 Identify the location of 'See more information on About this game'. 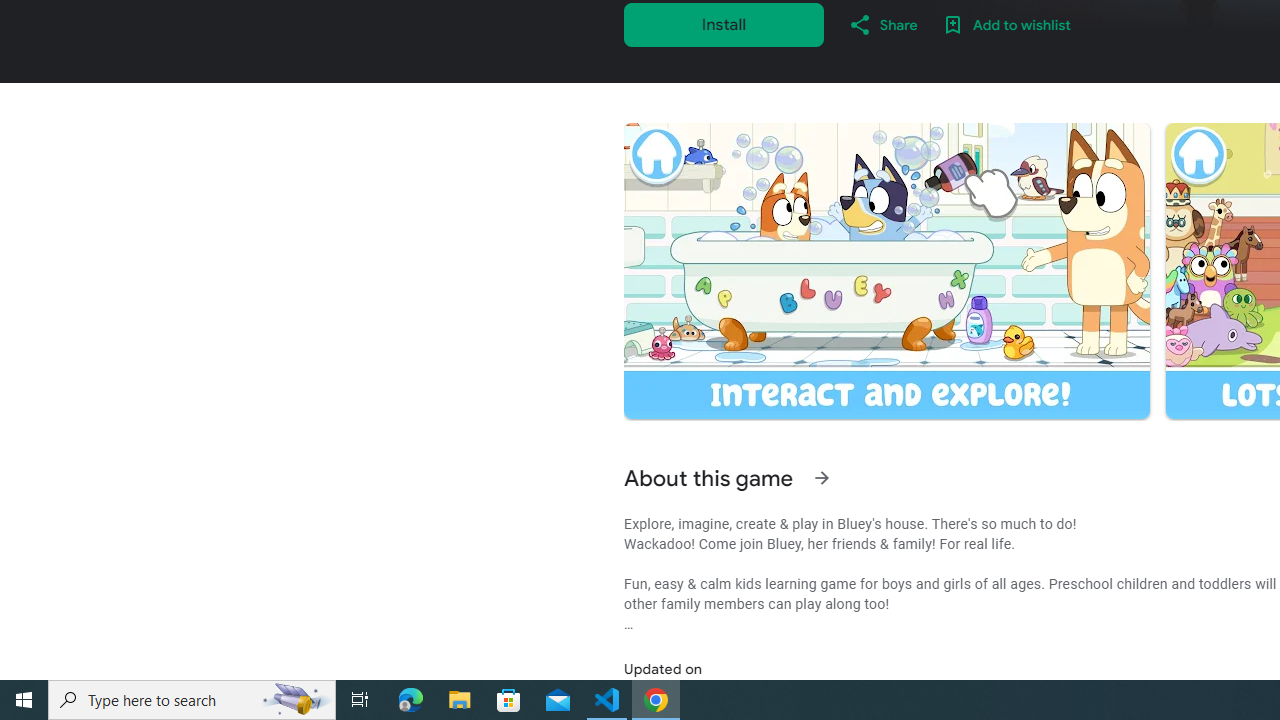
(821, 478).